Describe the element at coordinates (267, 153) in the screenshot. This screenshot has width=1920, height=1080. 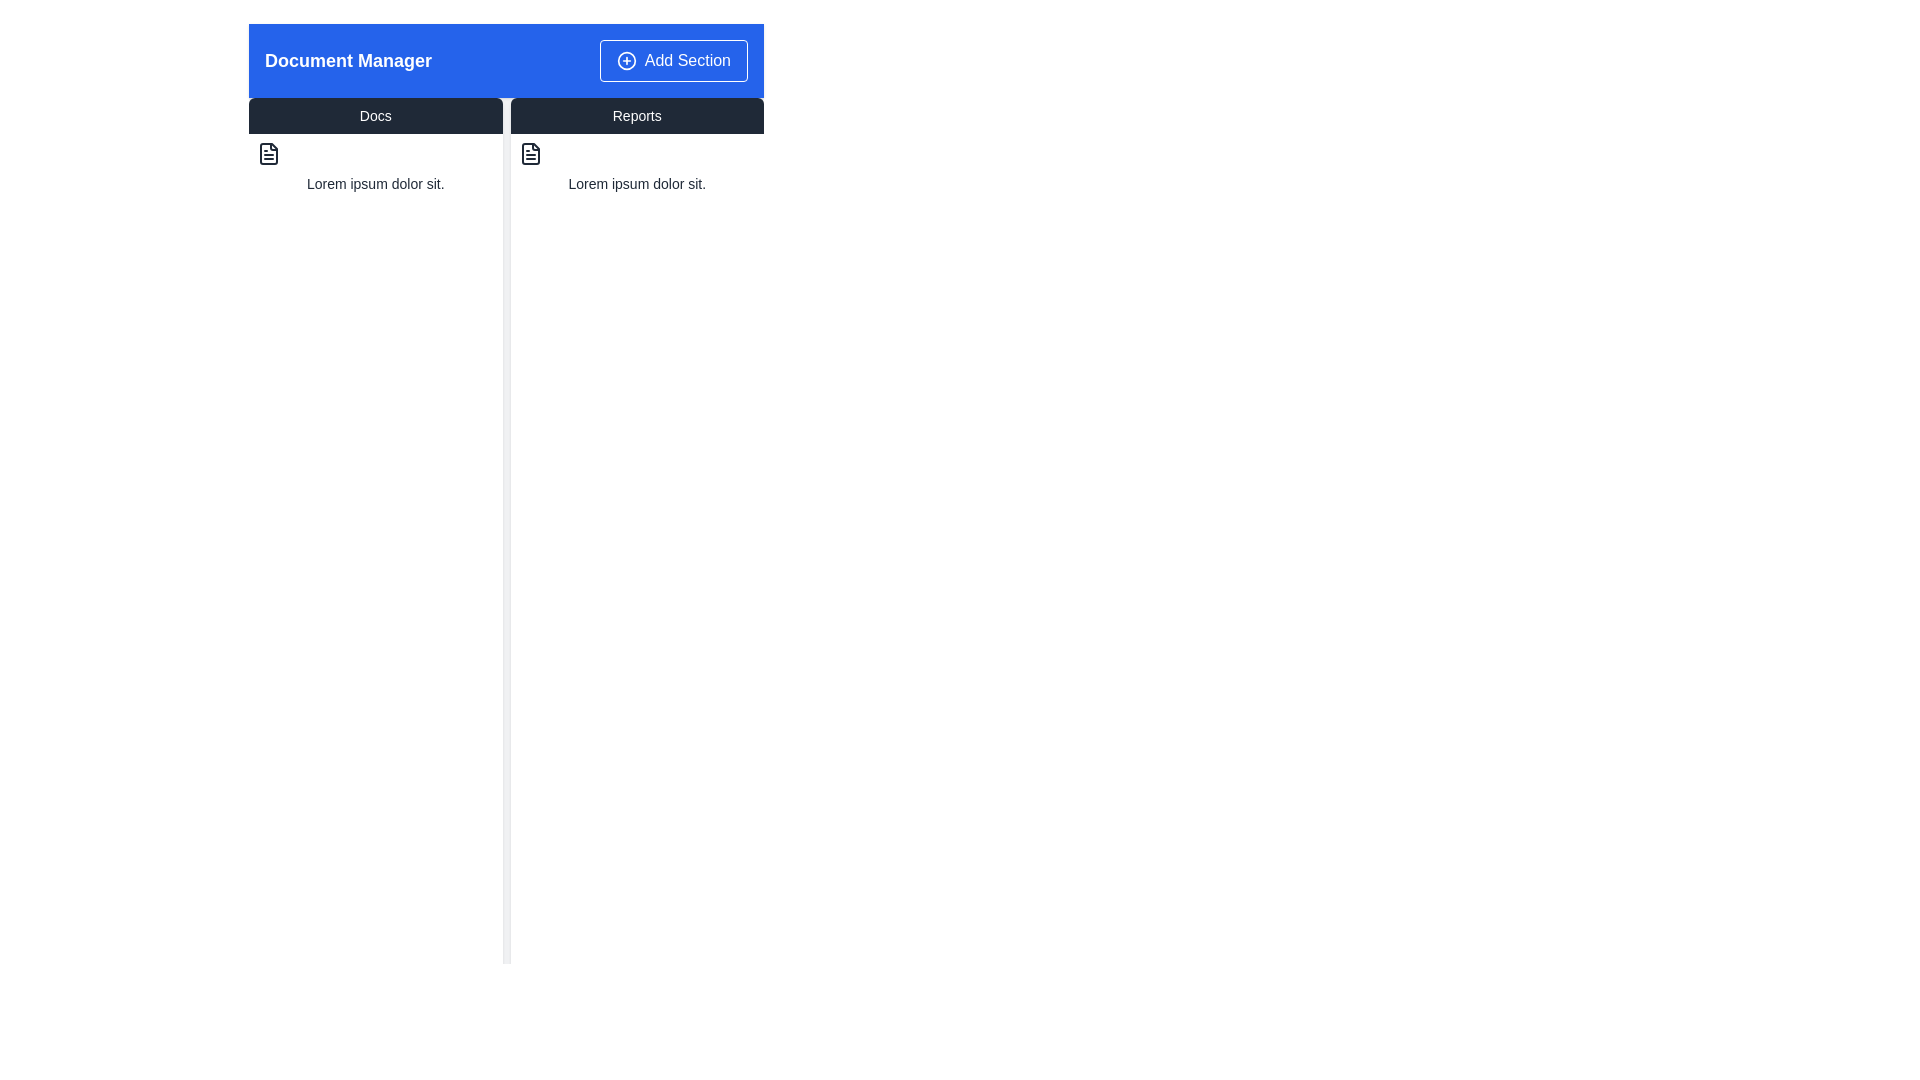
I see `the icon representing the file type associated with the adjacent text content in the 'Docs' section under the 'Document Manager' heading` at that location.